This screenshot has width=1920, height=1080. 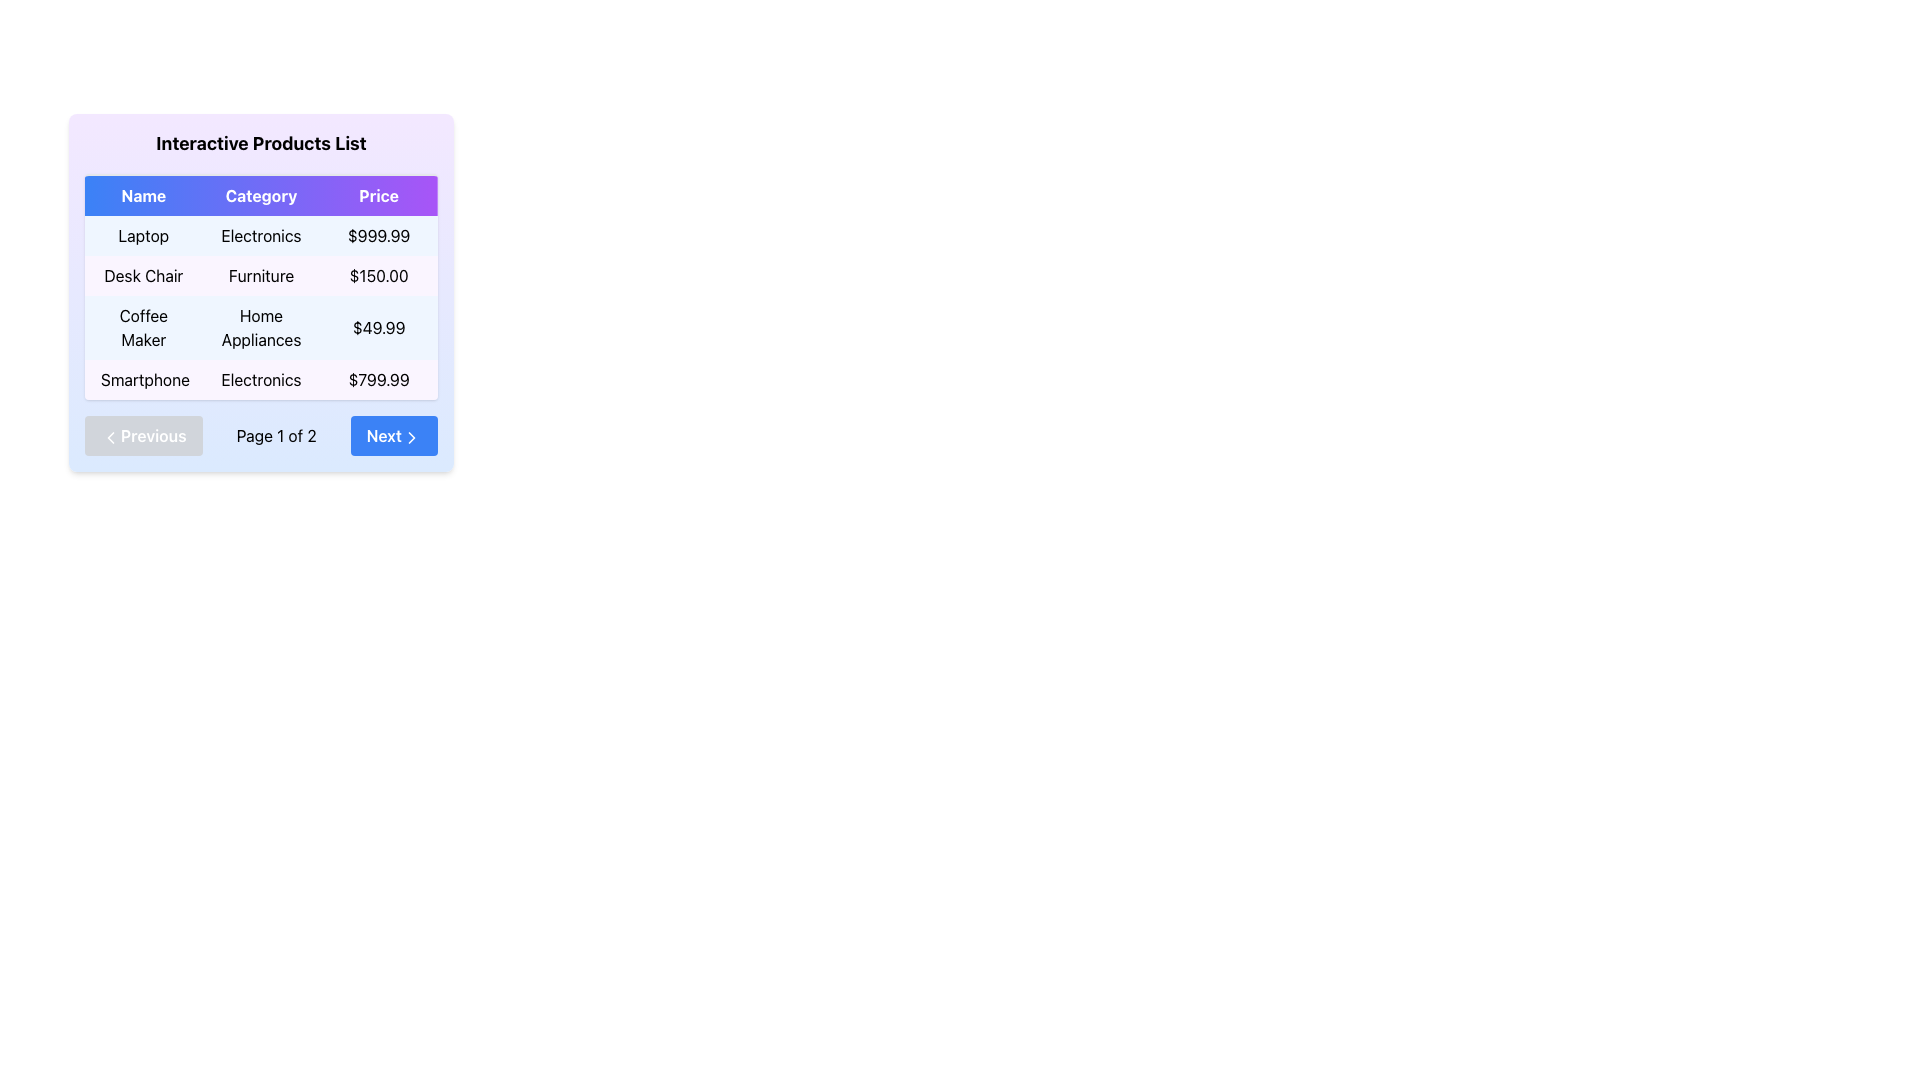 I want to click on the Text Label displaying the product category located in the third row of the table under the 'Category' column, positioned between 'Coffee Maker' and '$49.99', so click(x=260, y=326).